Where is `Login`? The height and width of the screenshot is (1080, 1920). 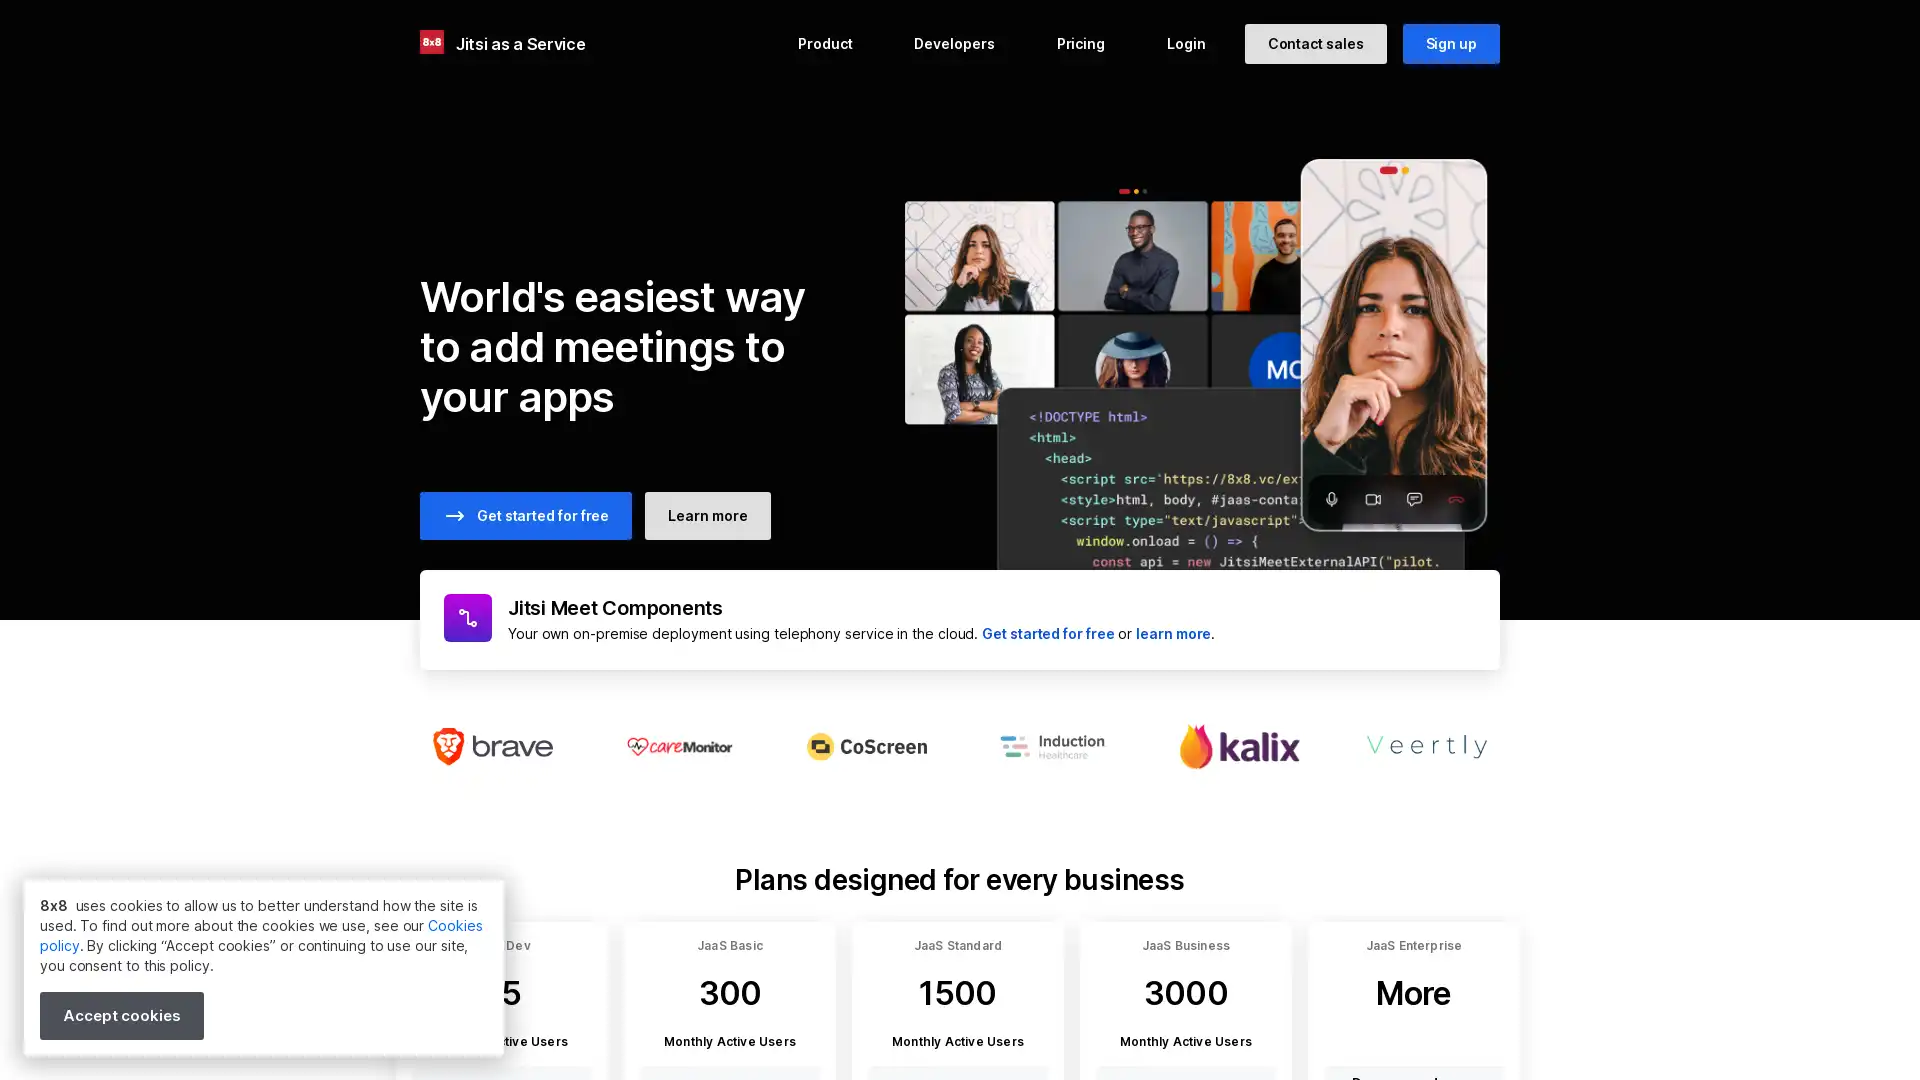
Login is located at coordinates (1185, 43).